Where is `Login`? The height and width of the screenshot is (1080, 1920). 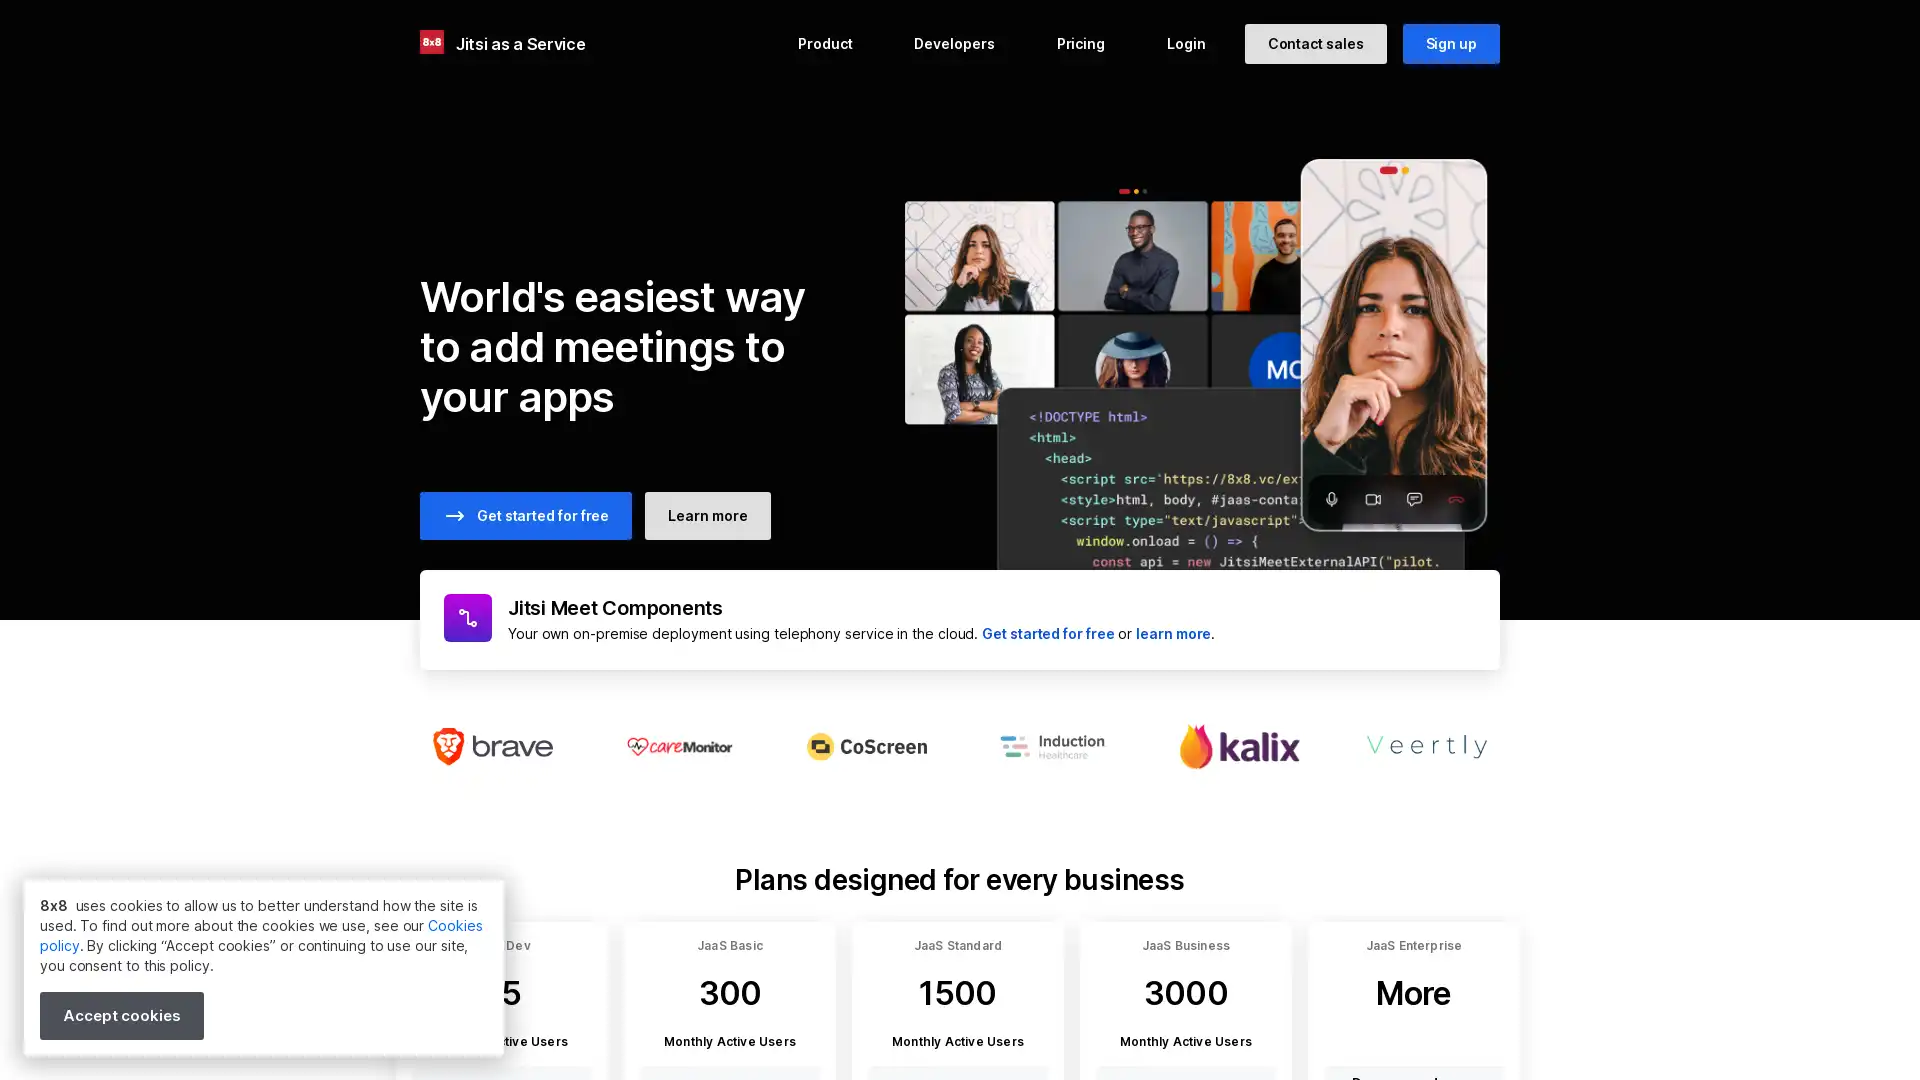
Login is located at coordinates (1185, 43).